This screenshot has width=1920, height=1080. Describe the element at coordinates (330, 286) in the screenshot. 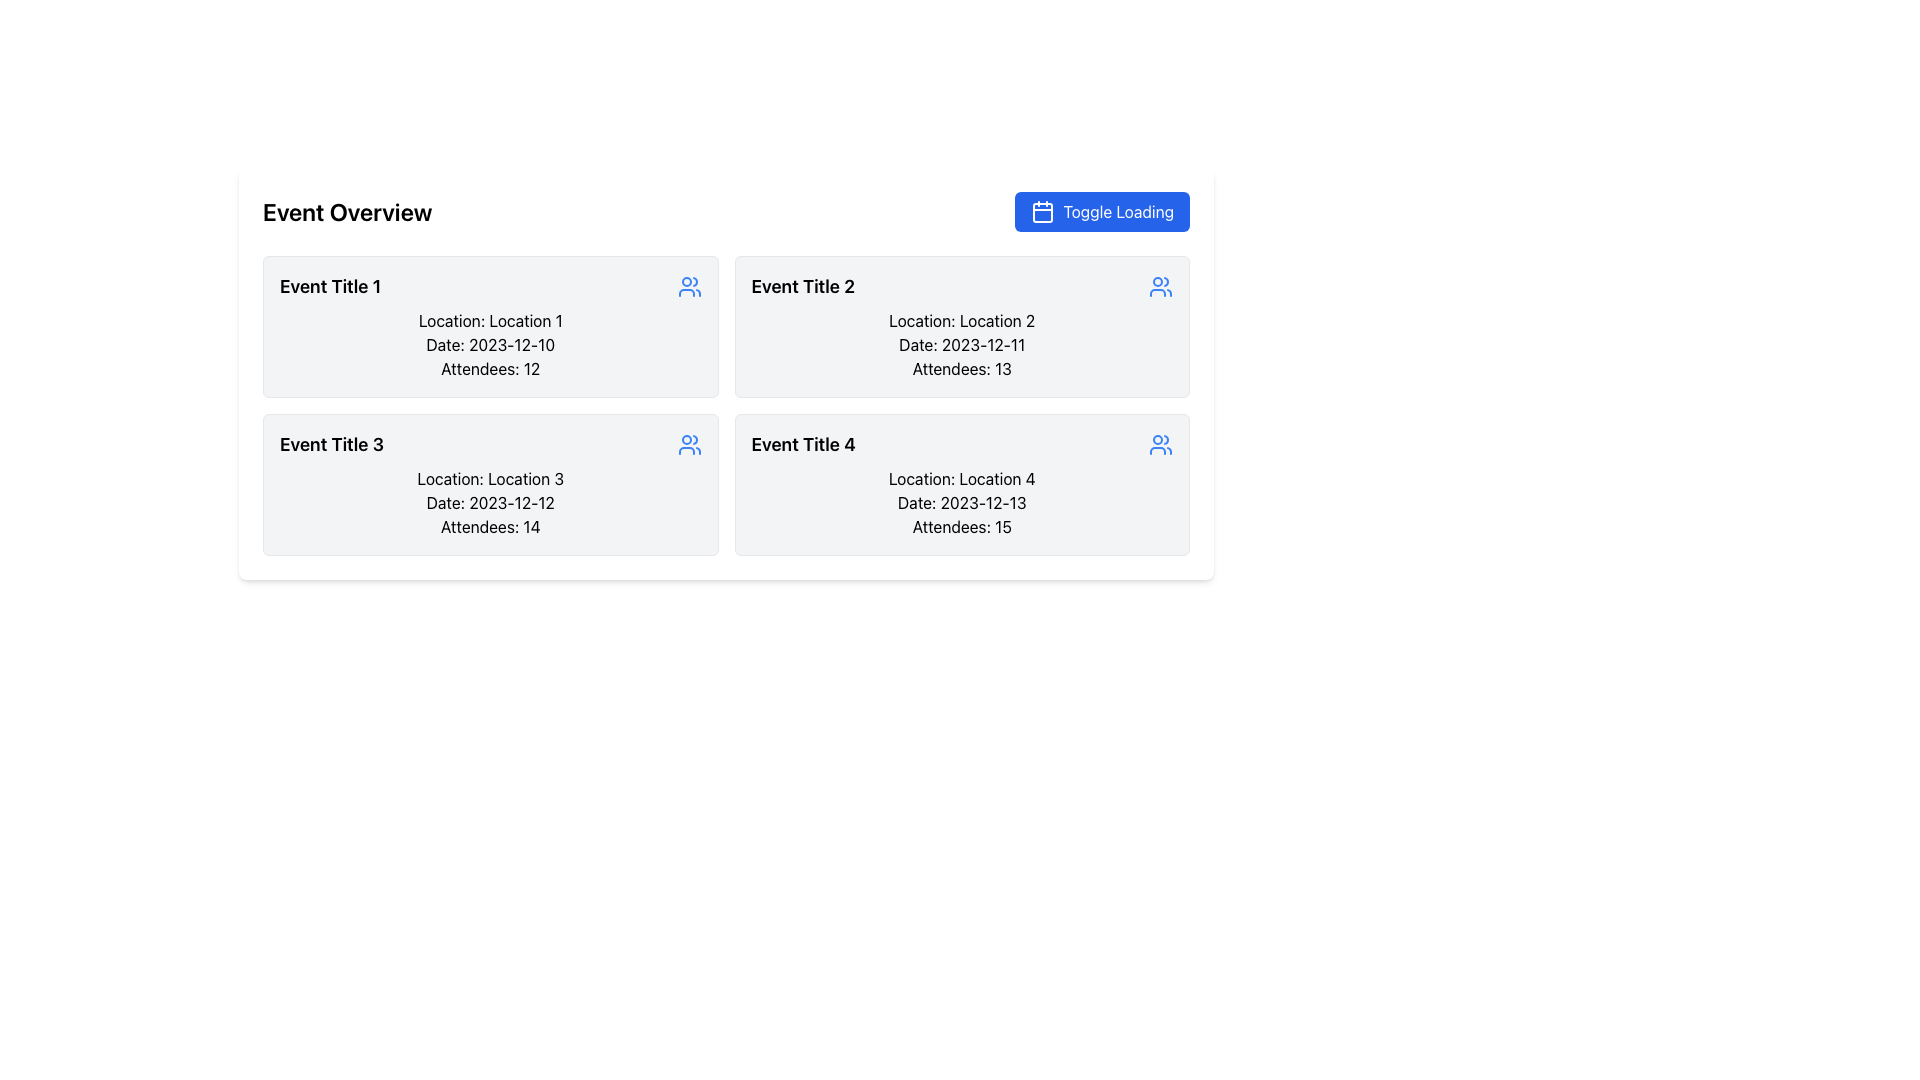

I see `the static text label displaying 'Event Title 1', which is styled in bold and slightly larger font located at the top-left section of the first event card` at that location.